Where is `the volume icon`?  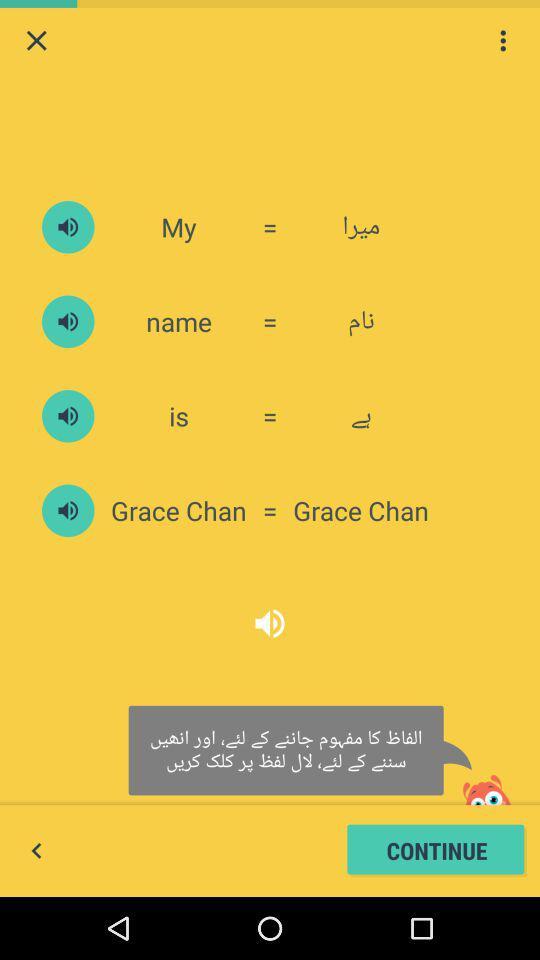 the volume icon is located at coordinates (67, 445).